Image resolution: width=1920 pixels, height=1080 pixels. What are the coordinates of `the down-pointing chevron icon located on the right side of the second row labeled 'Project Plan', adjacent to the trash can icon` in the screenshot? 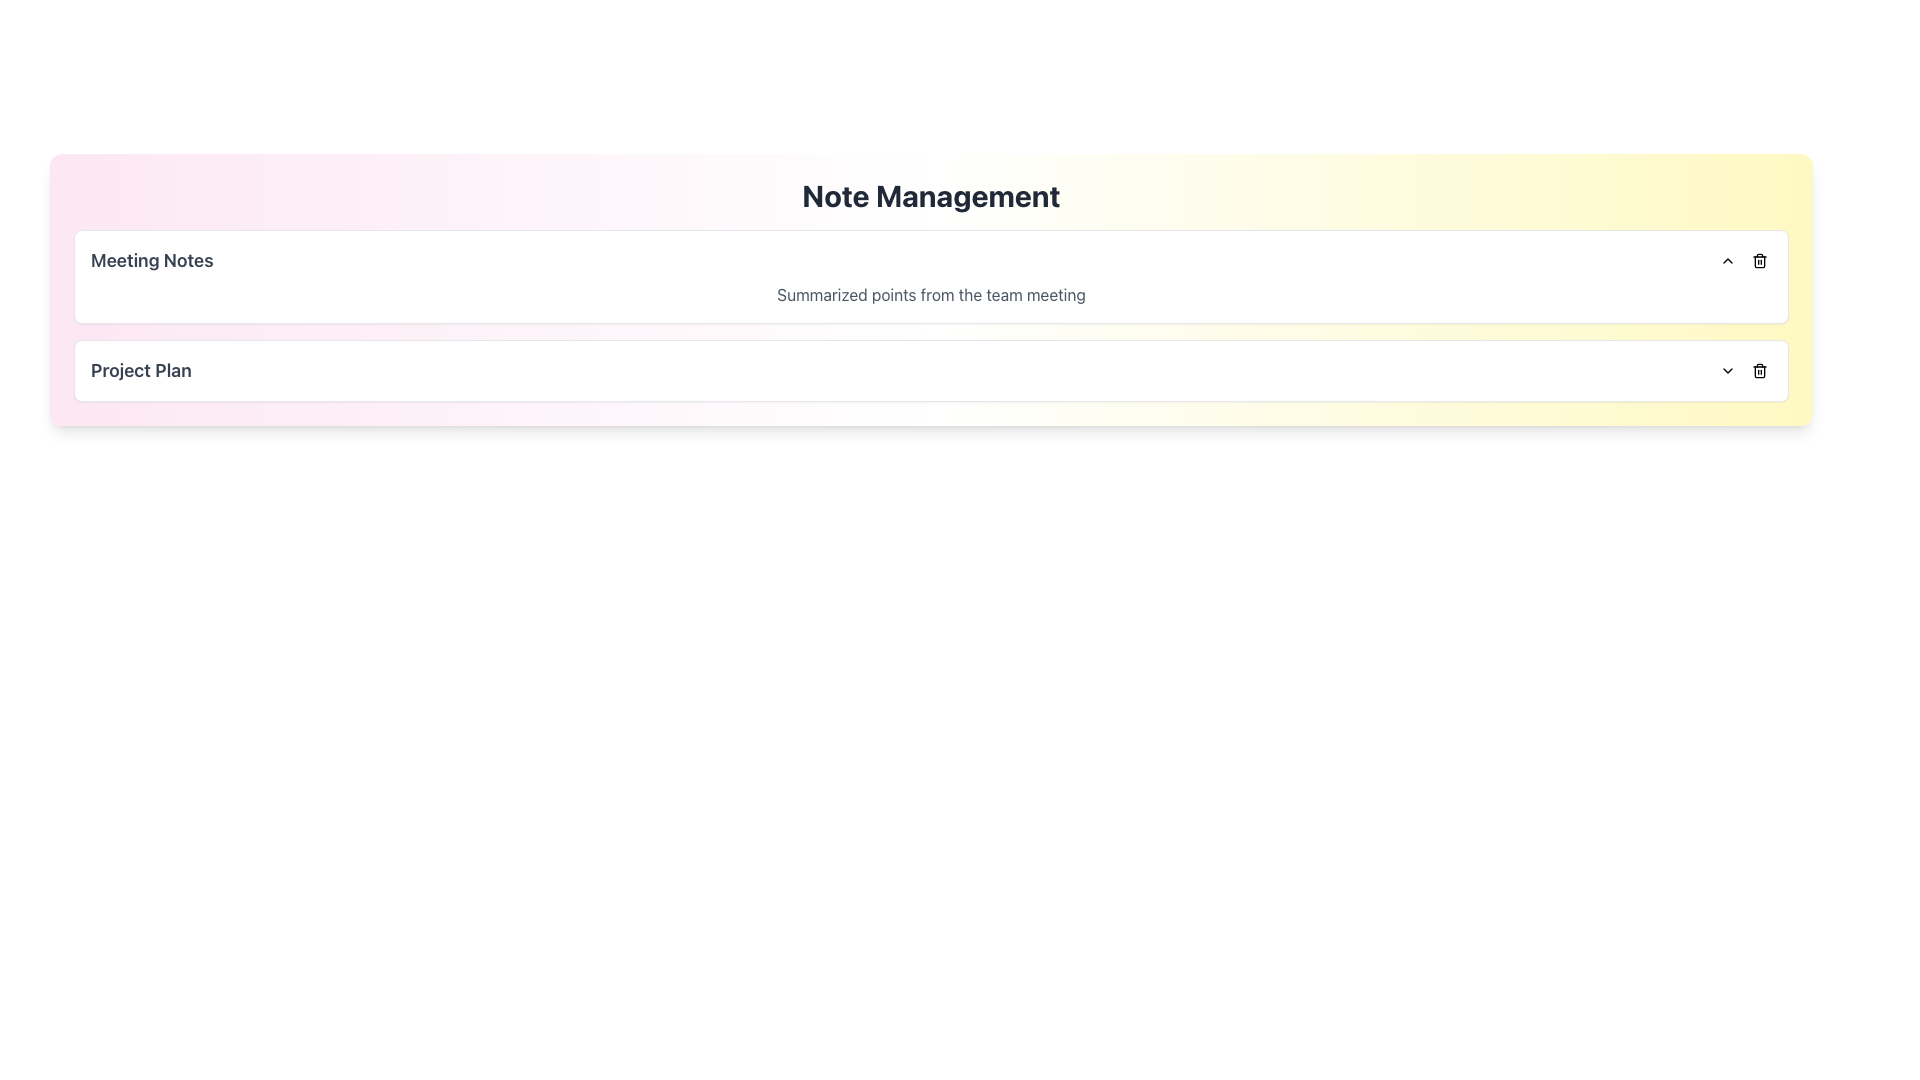 It's located at (1727, 370).